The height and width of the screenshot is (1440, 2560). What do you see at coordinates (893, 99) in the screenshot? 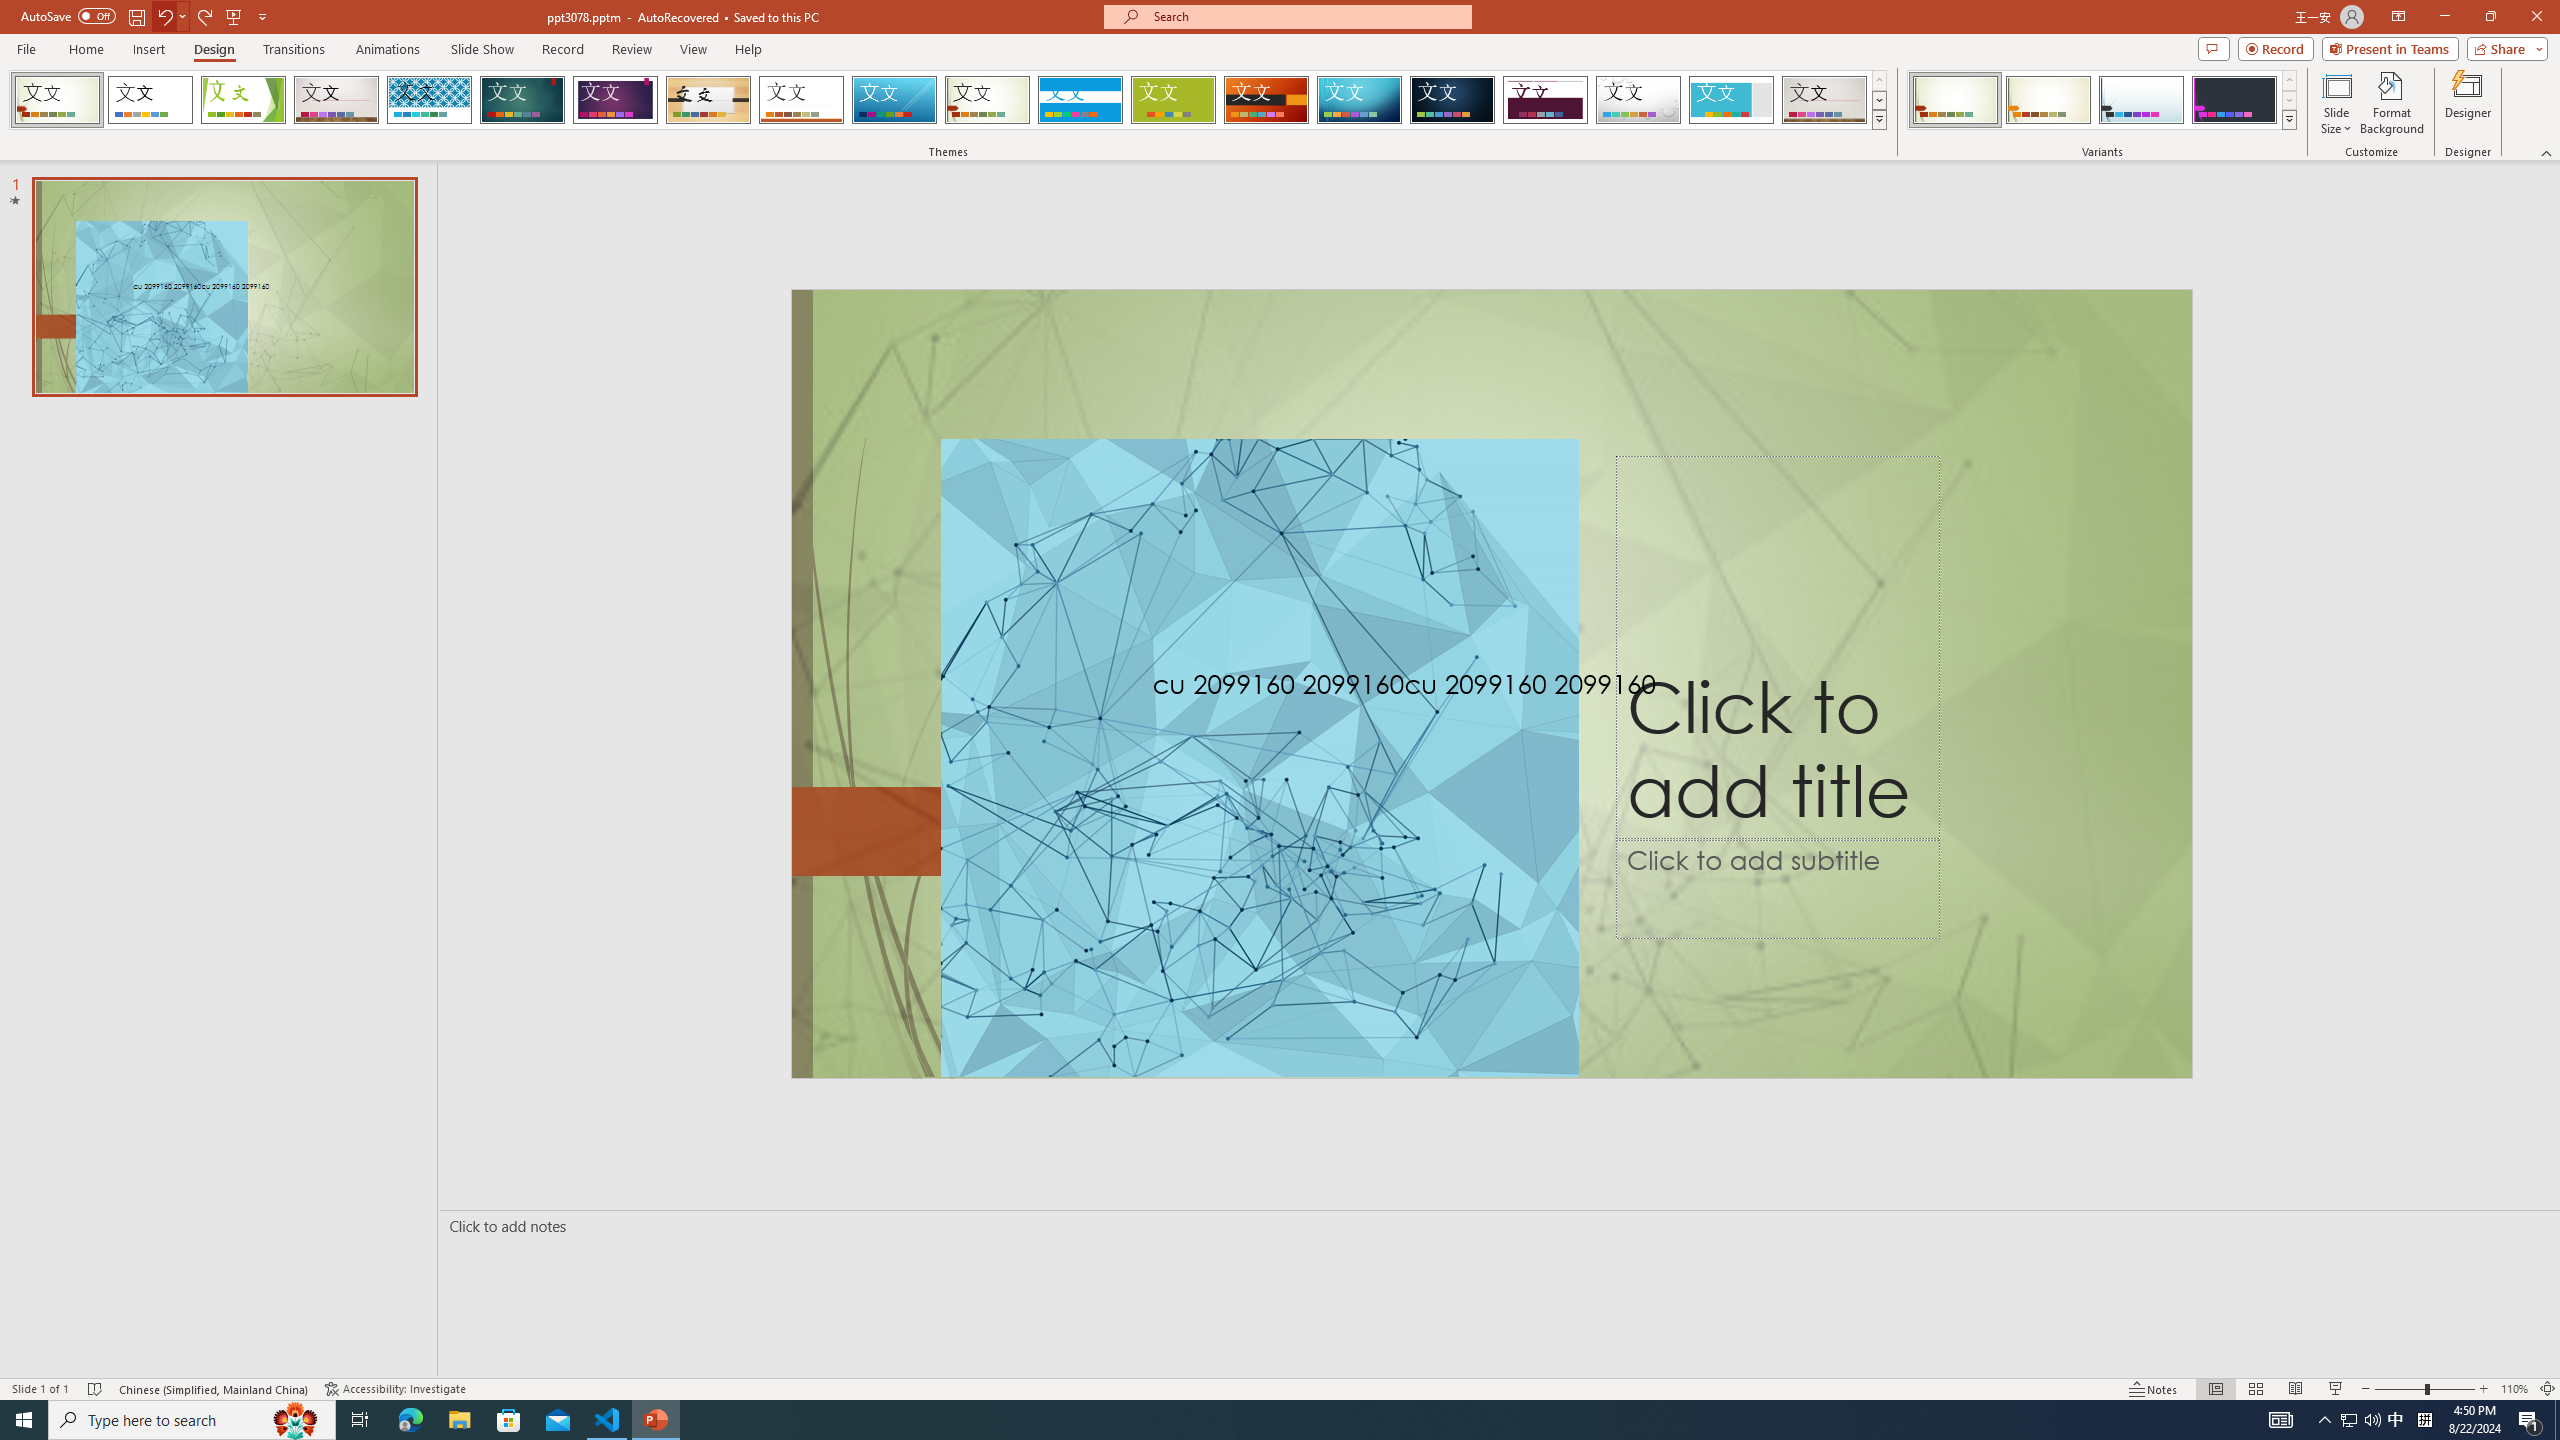
I see `'Slice'` at bounding box center [893, 99].